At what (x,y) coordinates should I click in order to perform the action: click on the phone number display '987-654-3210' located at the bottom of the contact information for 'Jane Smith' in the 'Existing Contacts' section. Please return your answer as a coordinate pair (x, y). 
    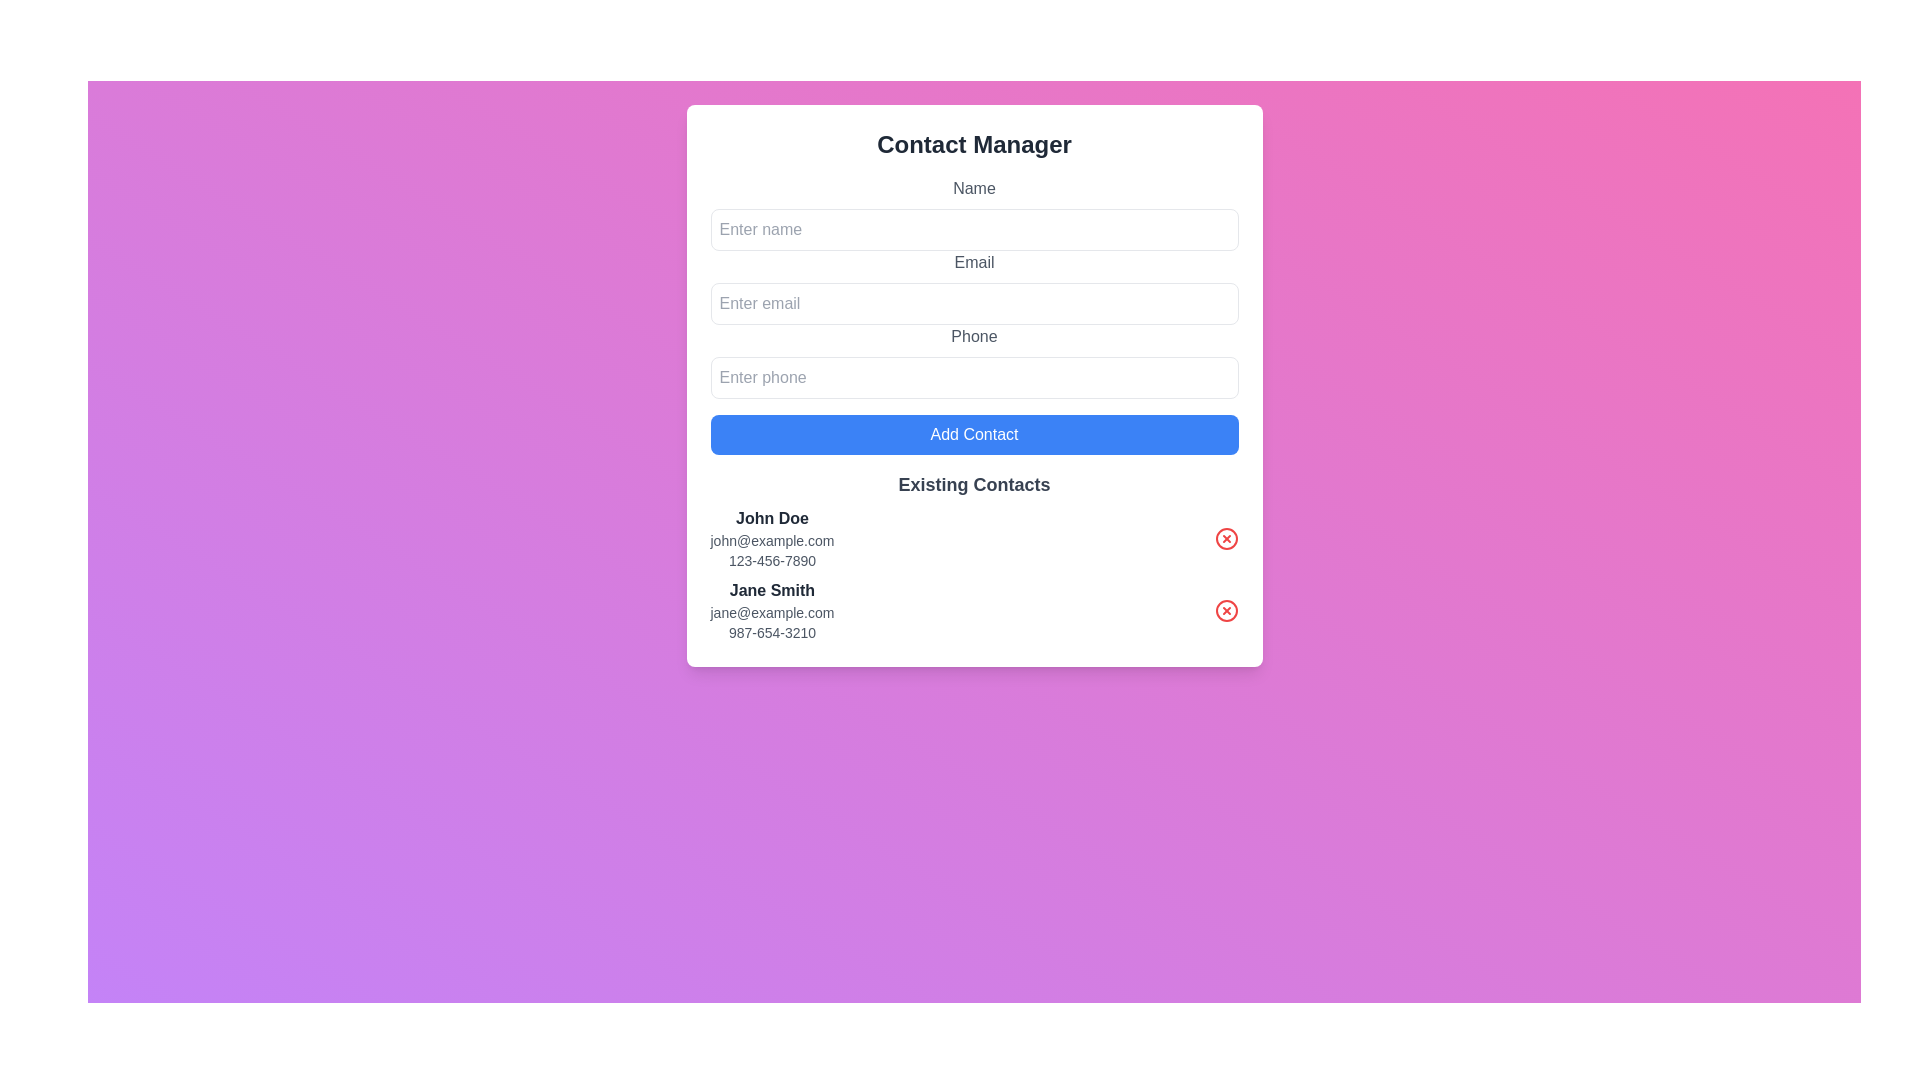
    Looking at the image, I should click on (771, 632).